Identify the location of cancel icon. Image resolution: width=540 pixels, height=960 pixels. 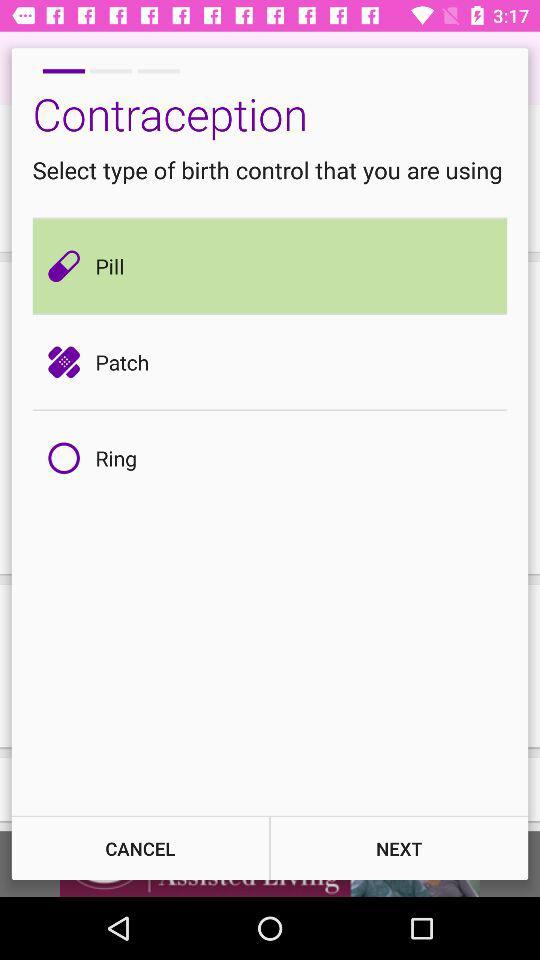
(139, 847).